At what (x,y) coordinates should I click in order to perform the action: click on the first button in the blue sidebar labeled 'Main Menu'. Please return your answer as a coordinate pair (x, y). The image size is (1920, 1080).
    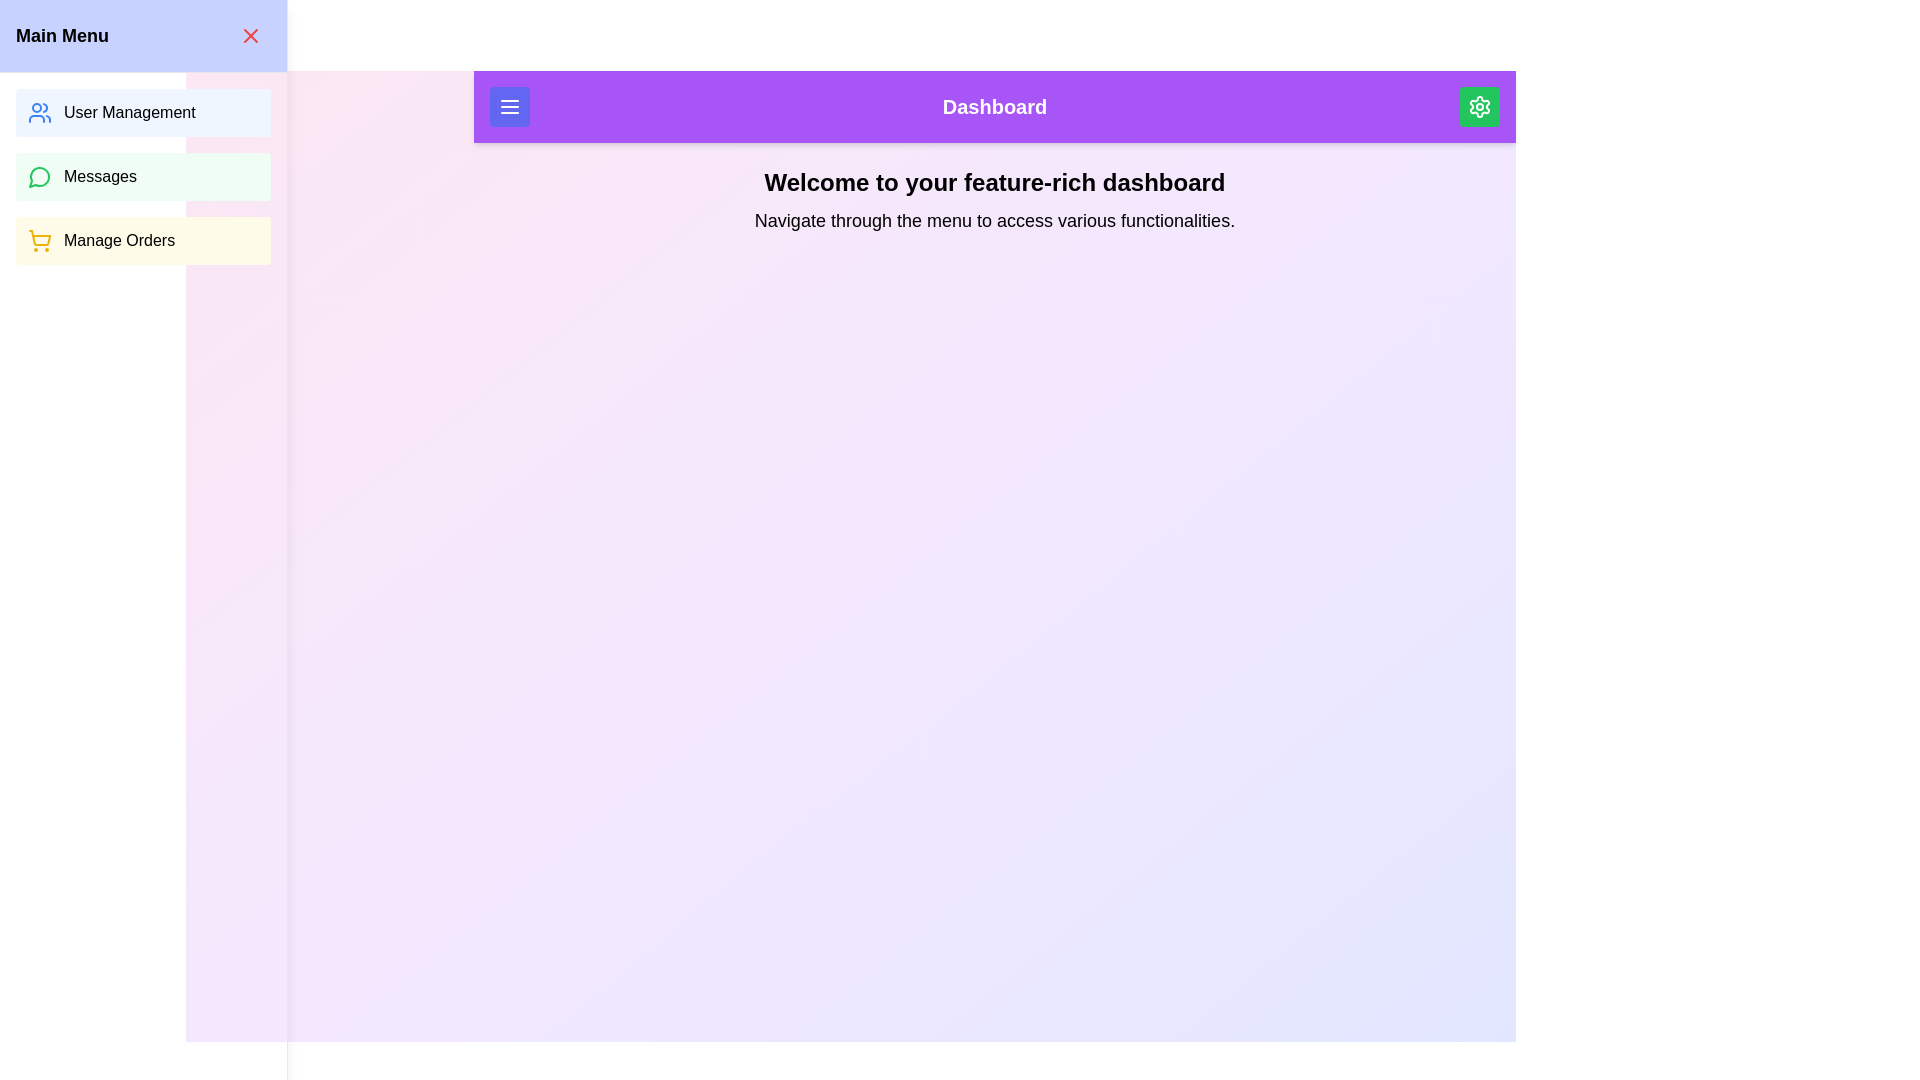
    Looking at the image, I should click on (142, 112).